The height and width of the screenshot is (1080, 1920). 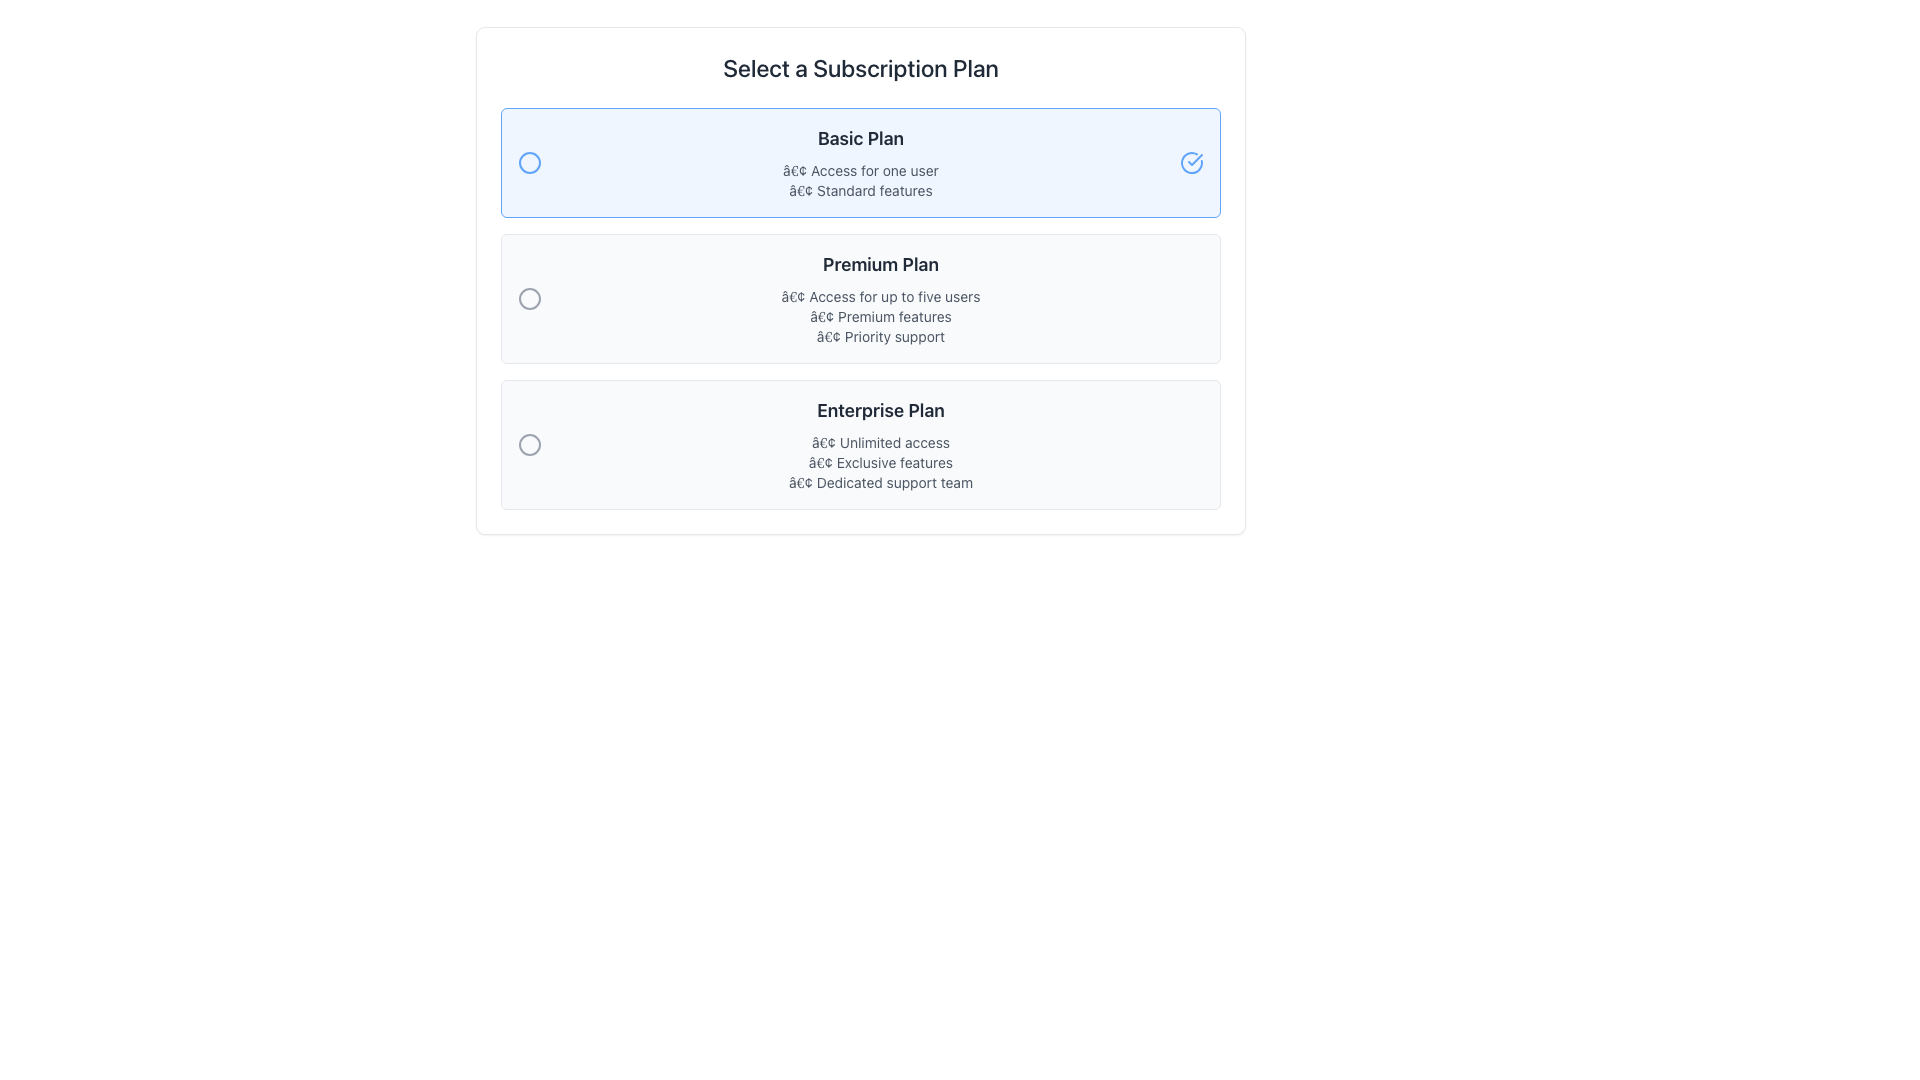 What do you see at coordinates (880, 482) in the screenshot?
I see `the informational text label that describes the features included in the 'Enterprise Plan' subscription, which is the third item in the list of benefits` at bounding box center [880, 482].